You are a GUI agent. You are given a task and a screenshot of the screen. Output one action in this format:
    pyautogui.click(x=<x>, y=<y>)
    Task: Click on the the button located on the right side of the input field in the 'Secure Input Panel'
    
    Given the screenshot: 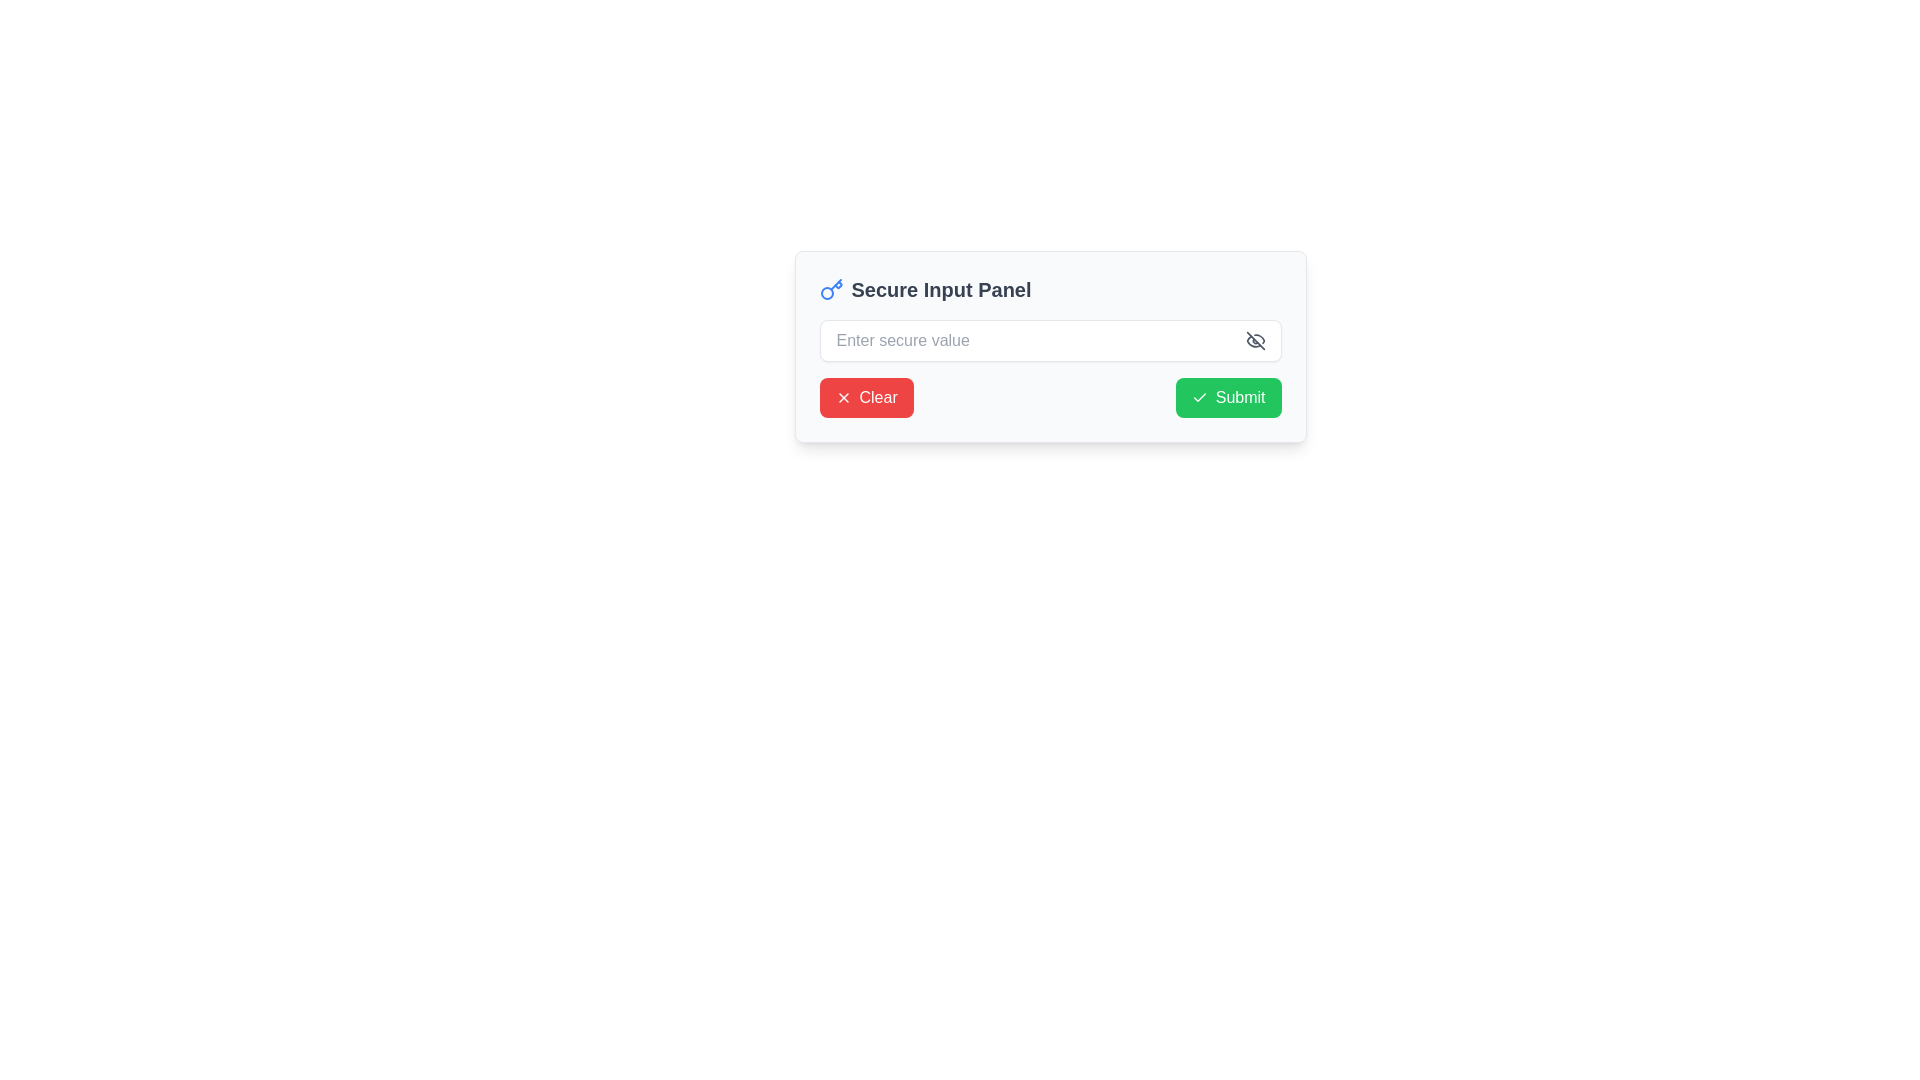 What is the action you would take?
    pyautogui.click(x=1254, y=339)
    